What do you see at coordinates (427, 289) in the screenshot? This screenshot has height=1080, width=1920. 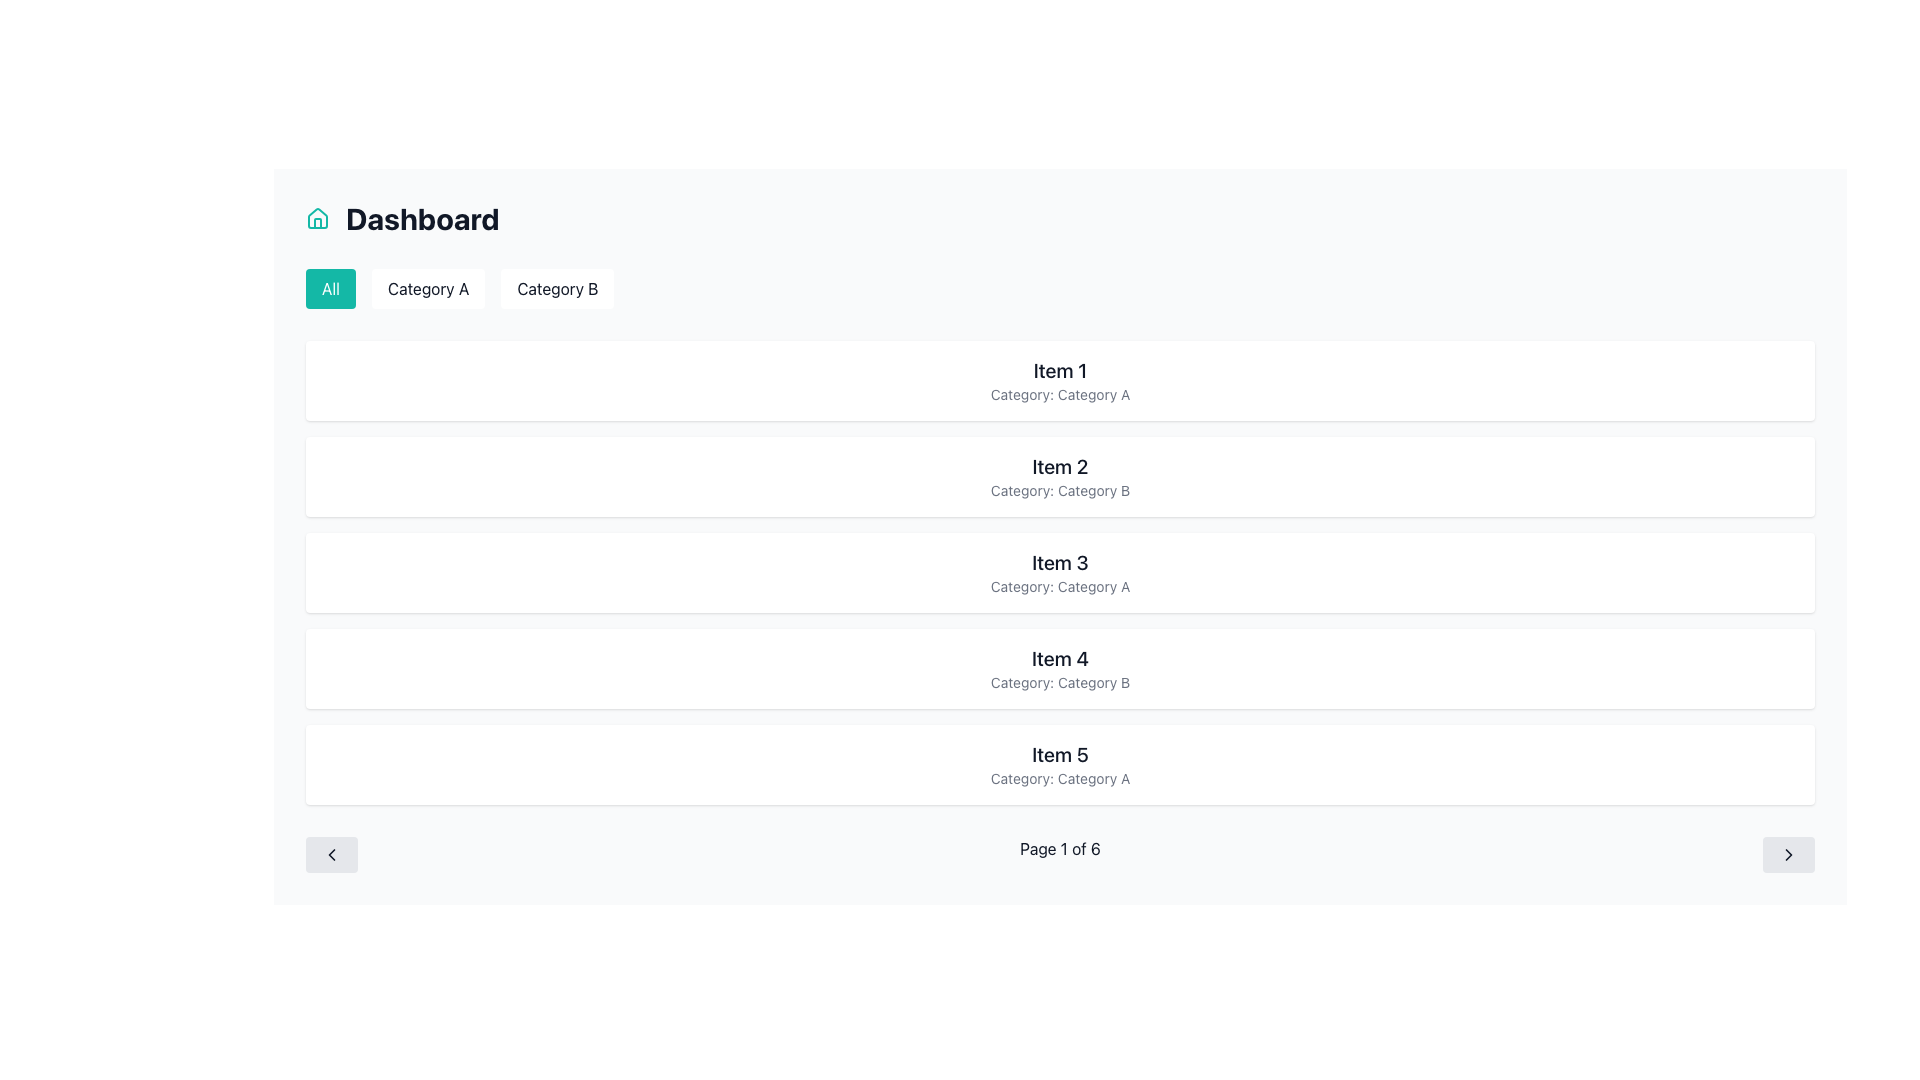 I see `the 'Category A' filter button, which is the second button in a horizontal group of three buttons labeled 'All', 'Category A', and 'Category B', located below the 'Dashboard' header` at bounding box center [427, 289].